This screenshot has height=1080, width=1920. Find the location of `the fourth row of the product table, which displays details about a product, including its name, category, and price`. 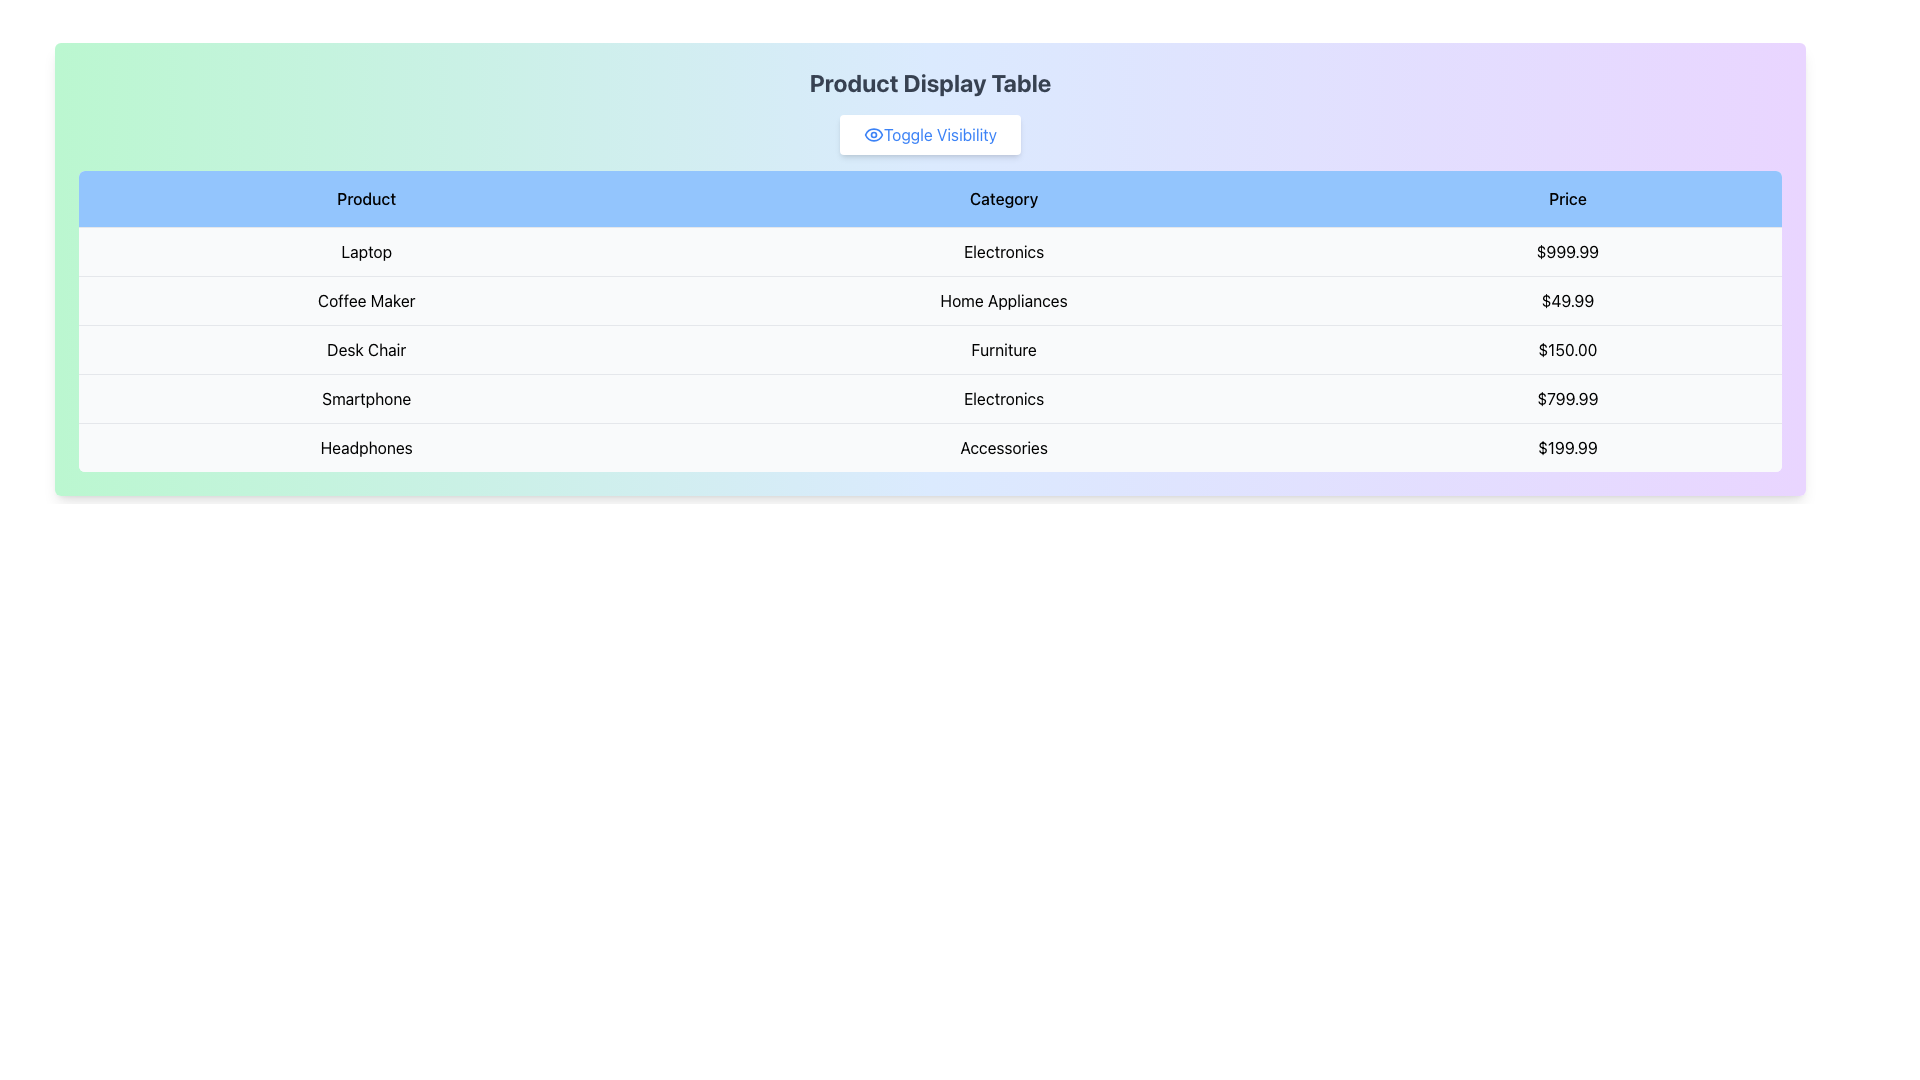

the fourth row of the product table, which displays details about a product, including its name, category, and price is located at coordinates (929, 398).